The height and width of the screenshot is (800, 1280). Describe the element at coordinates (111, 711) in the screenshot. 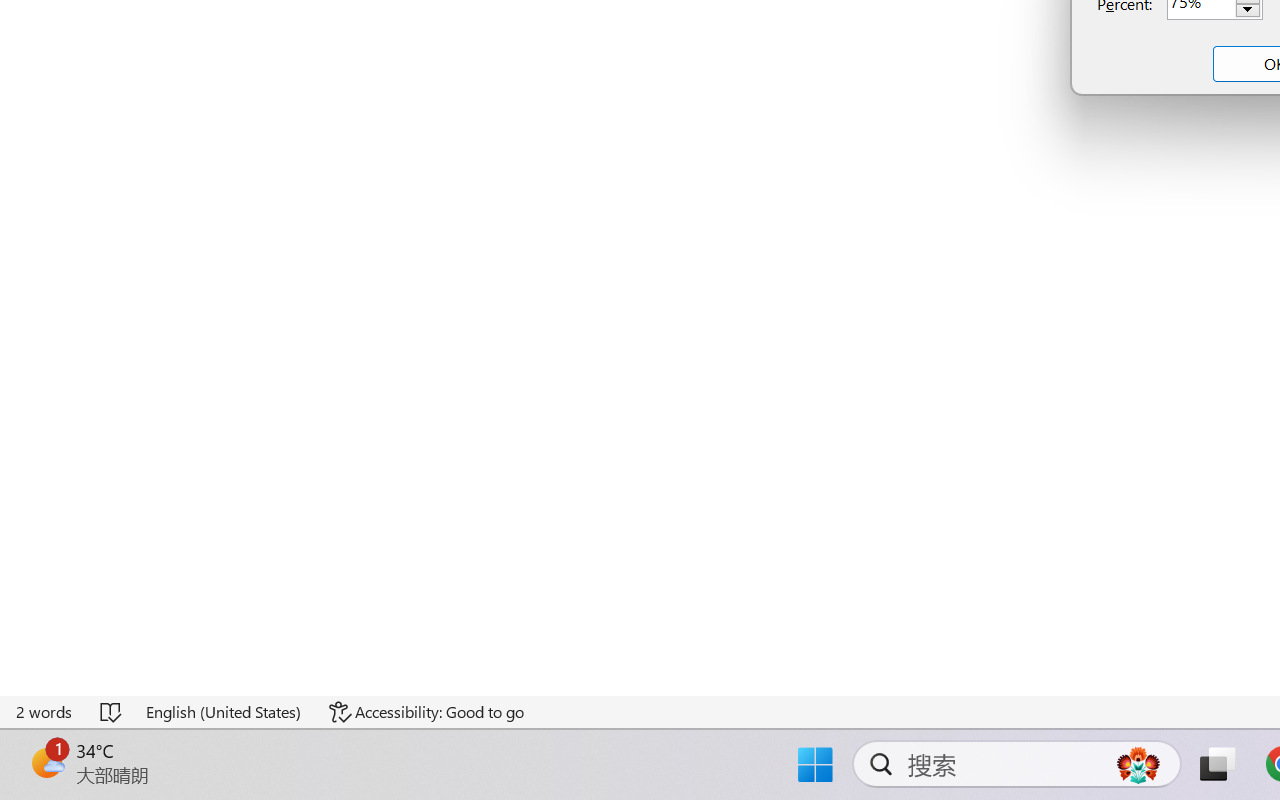

I see `'Spelling and Grammar Check No Errors'` at that location.